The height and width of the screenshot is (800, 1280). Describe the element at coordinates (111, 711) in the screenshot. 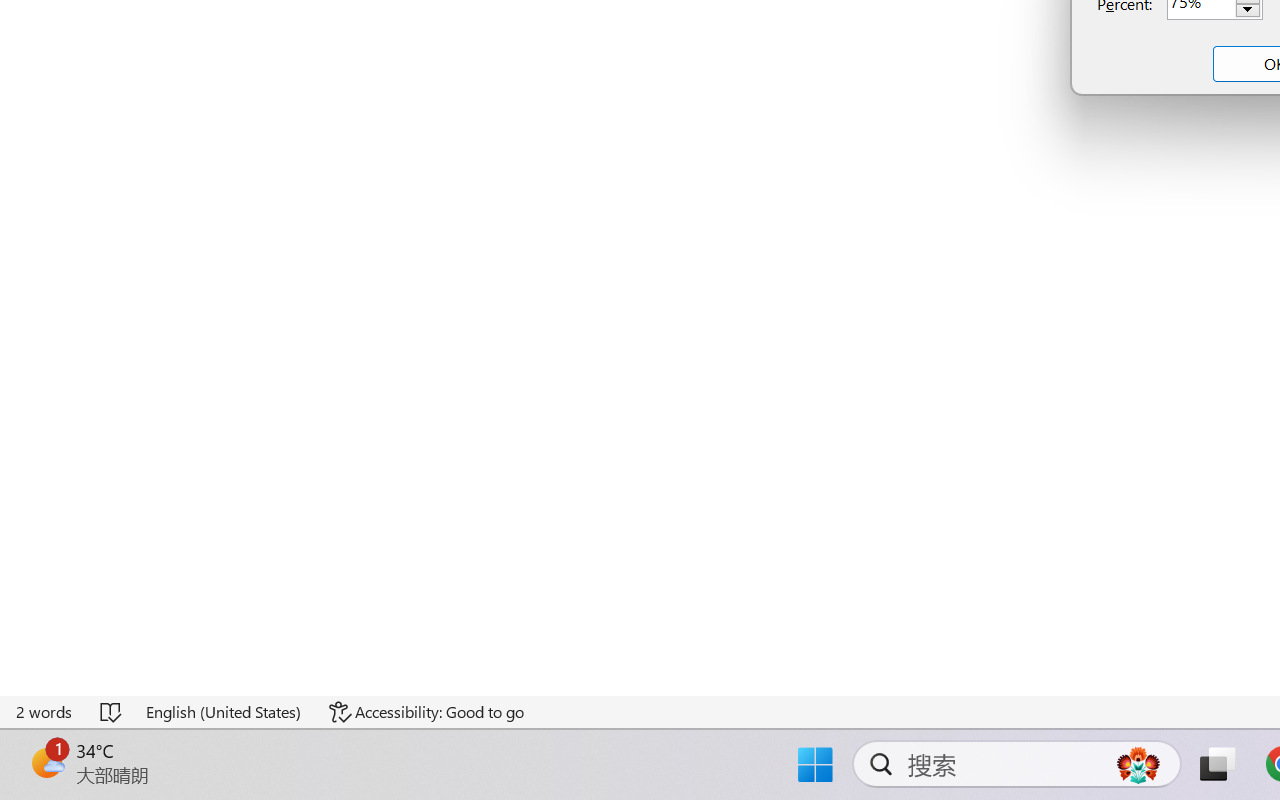

I see `'Spelling and Grammar Check No Errors'` at that location.